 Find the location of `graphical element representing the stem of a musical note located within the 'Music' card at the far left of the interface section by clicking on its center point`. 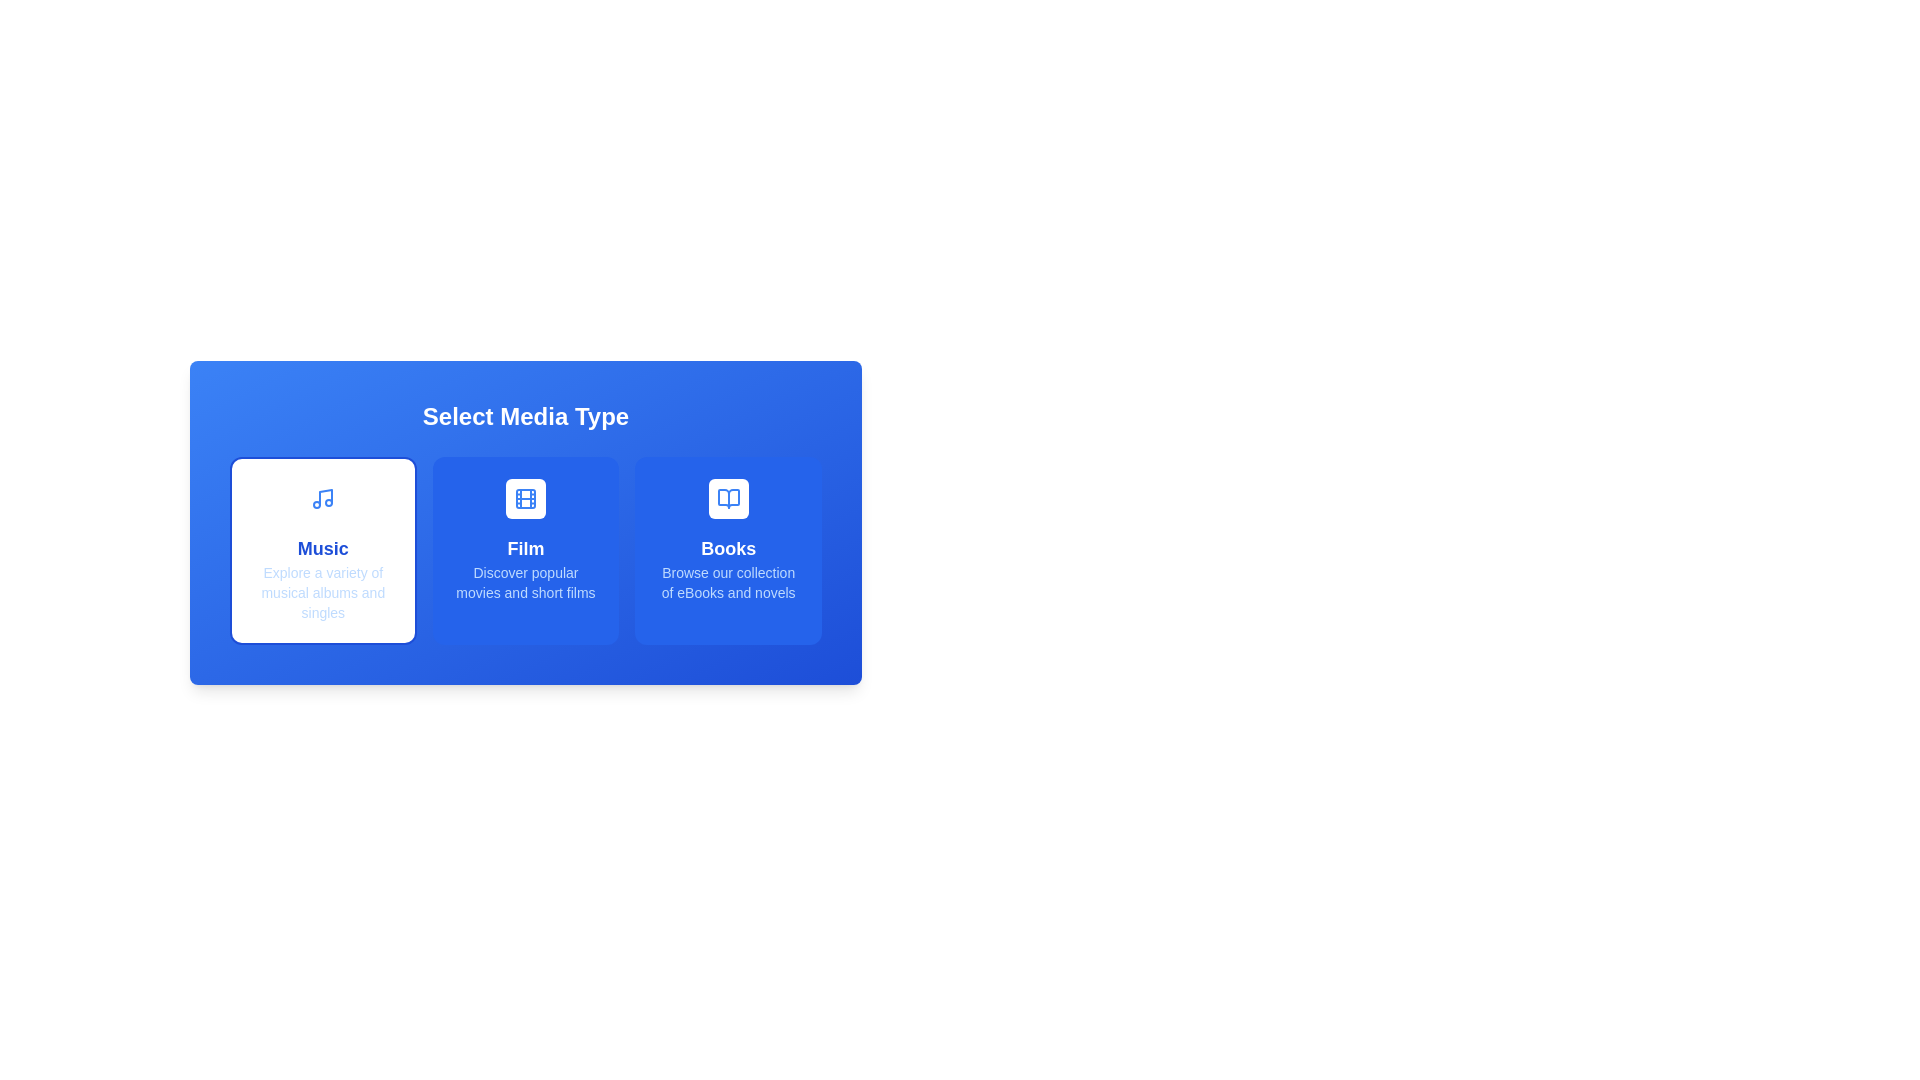

graphical element representing the stem of a musical note located within the 'Music' card at the far left of the interface section by clicking on its center point is located at coordinates (326, 496).